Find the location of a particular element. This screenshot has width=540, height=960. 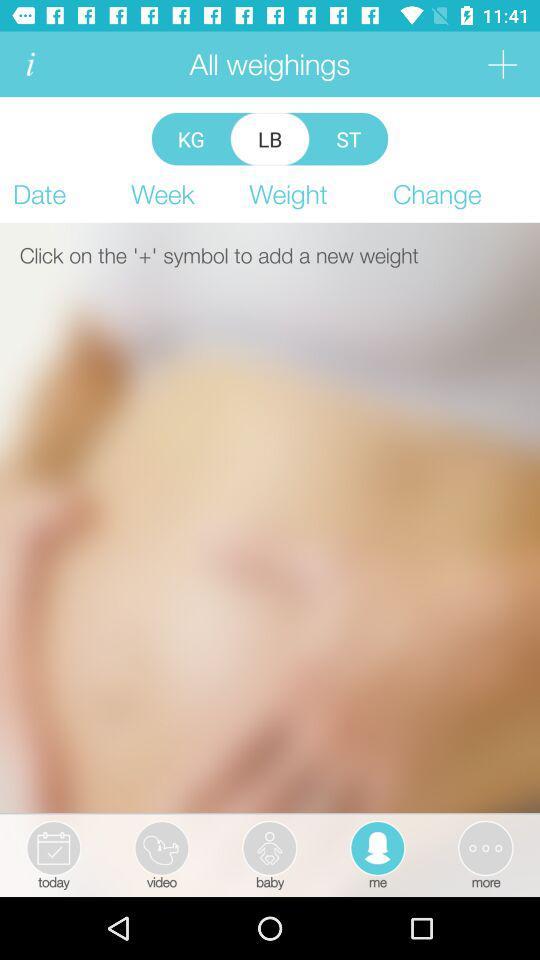

the item below all weighings is located at coordinates (270, 138).